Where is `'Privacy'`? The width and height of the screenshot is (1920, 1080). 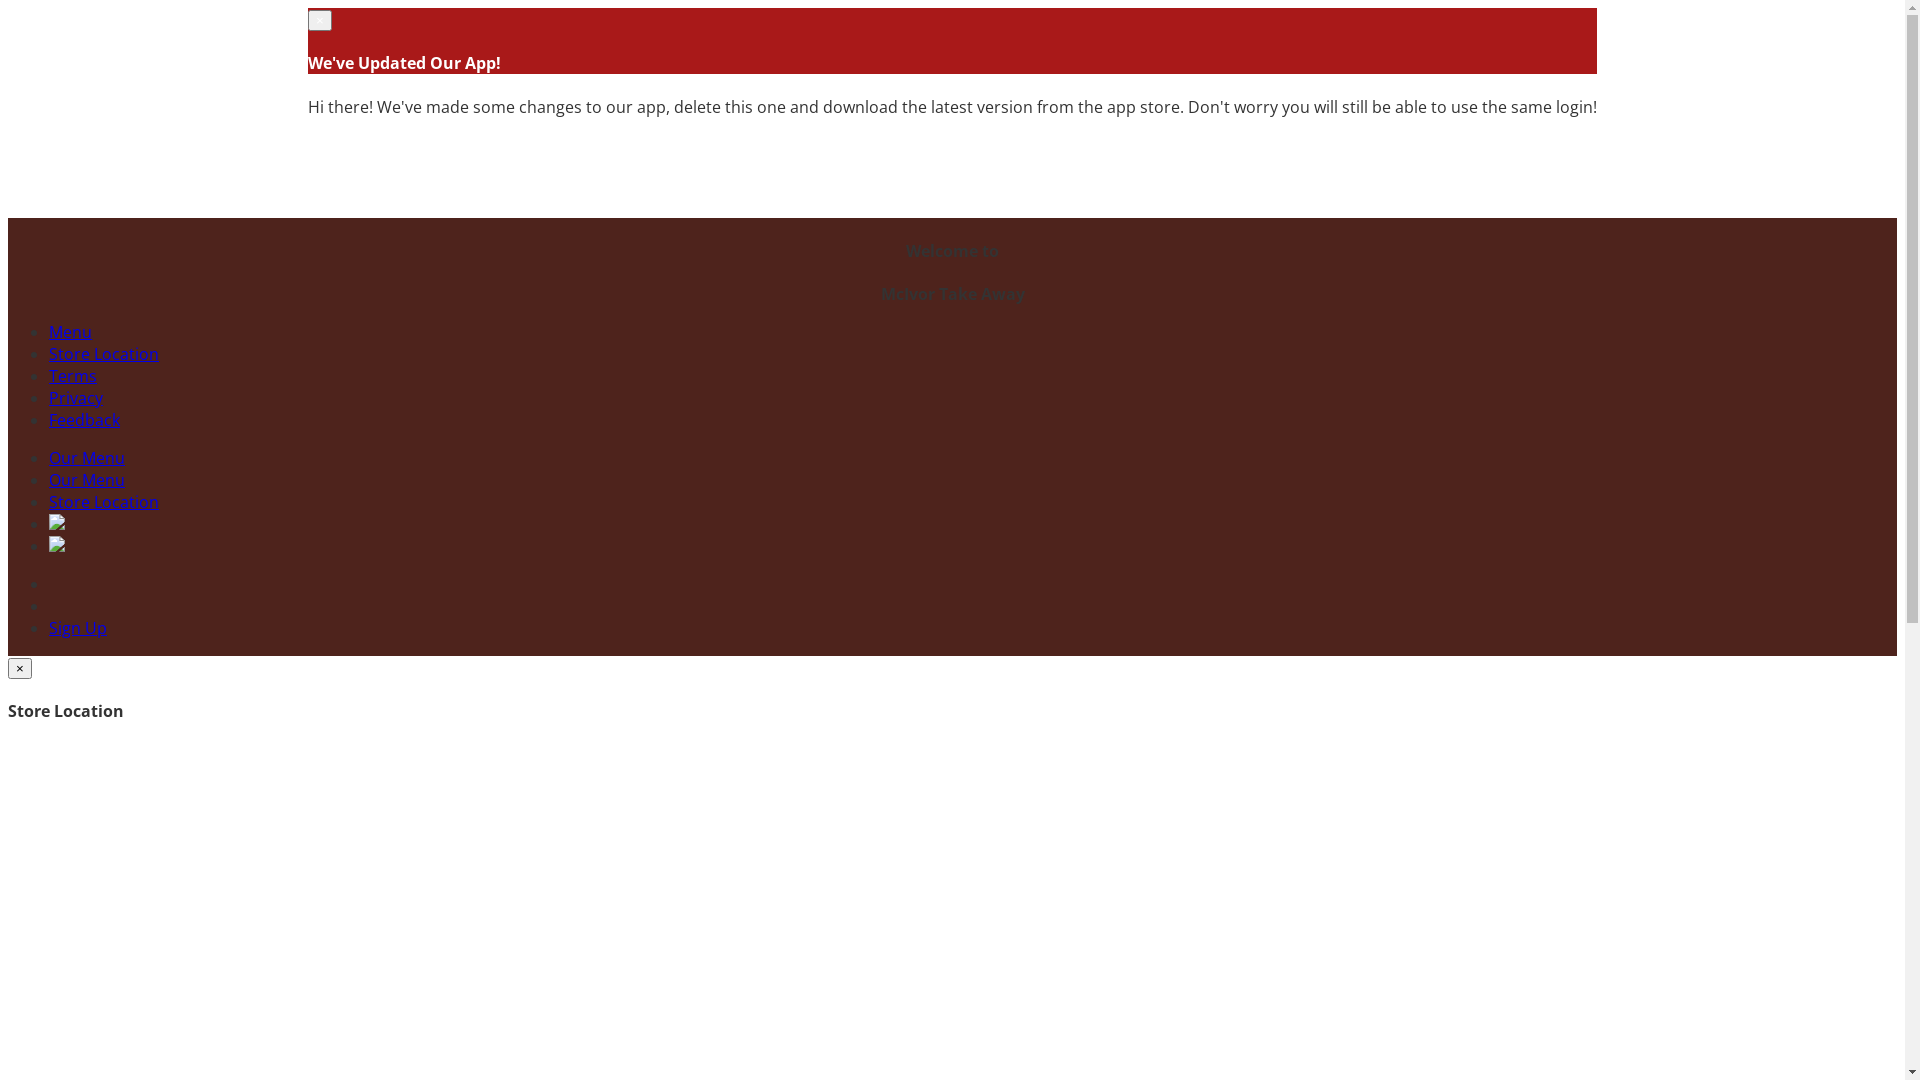
'Privacy' is located at coordinates (76, 397).